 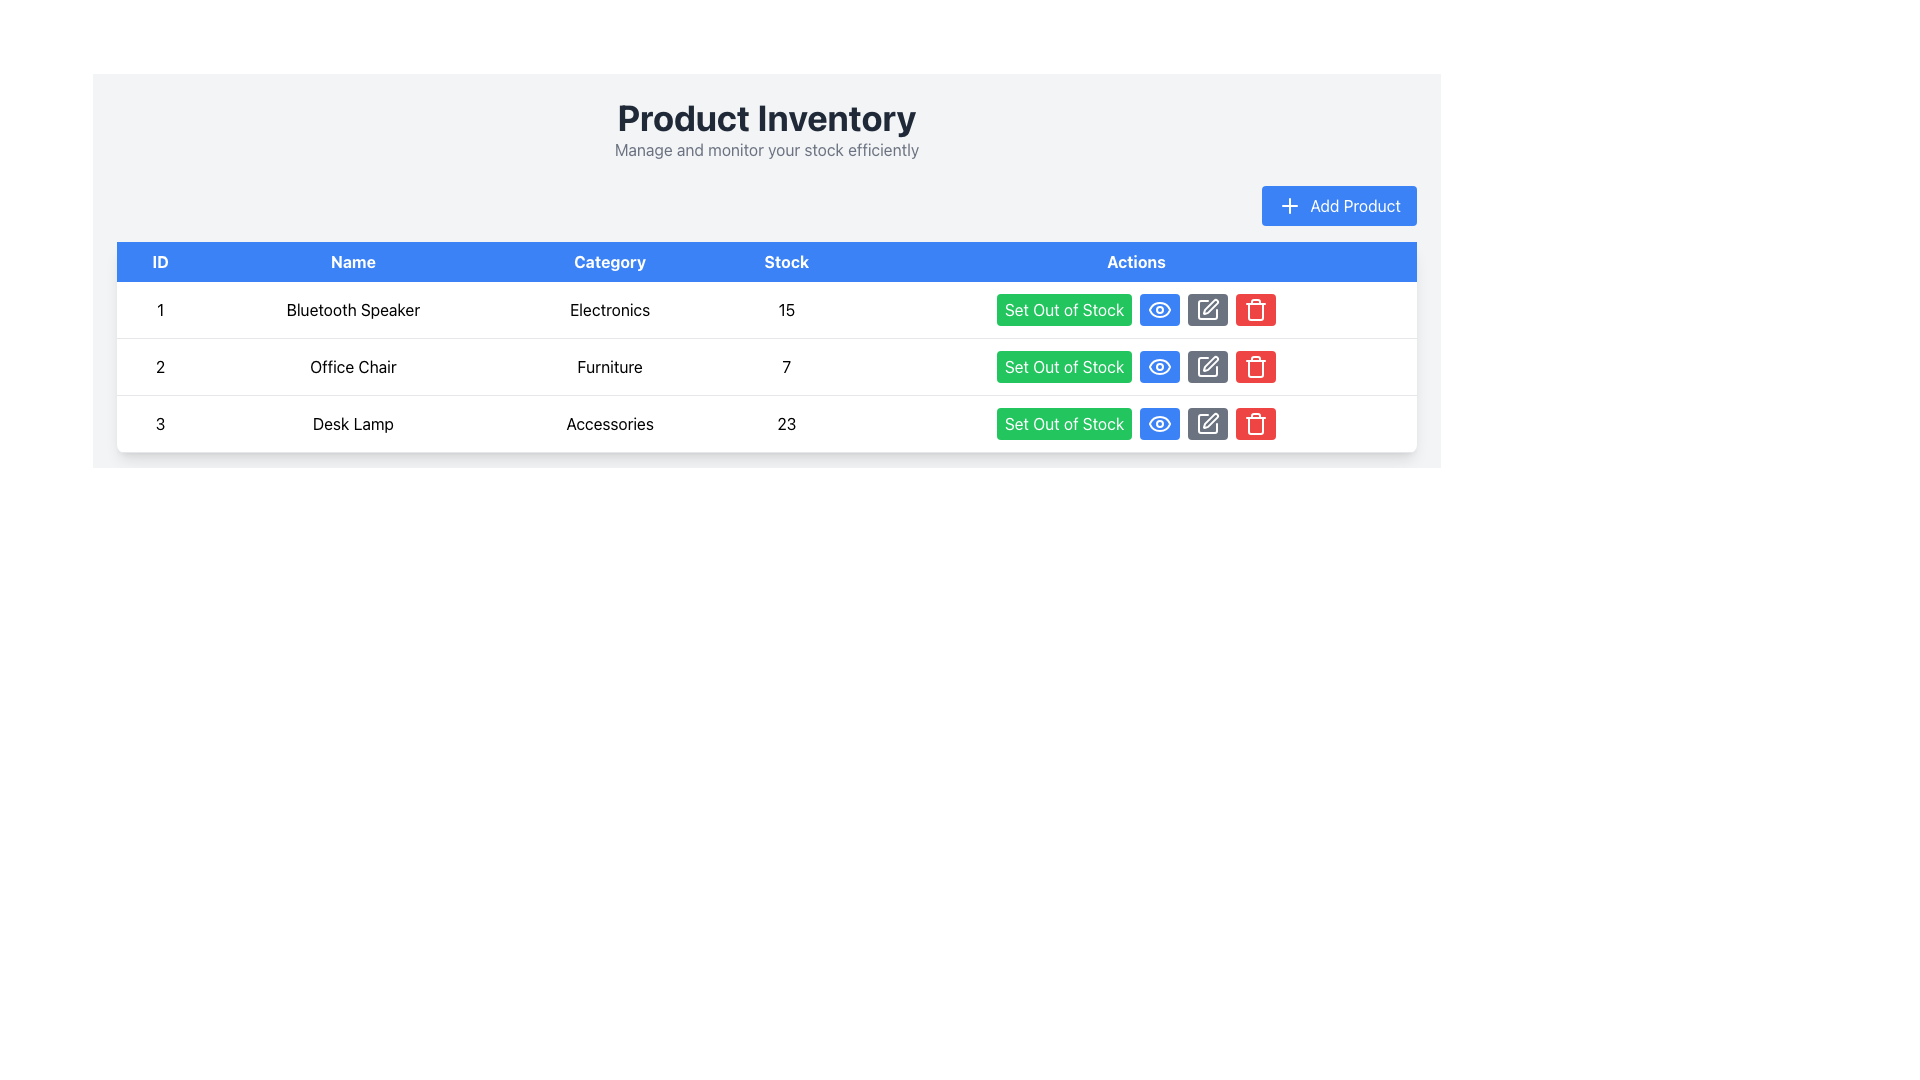 I want to click on the gray square button with a white pencil icon, so click(x=1207, y=309).